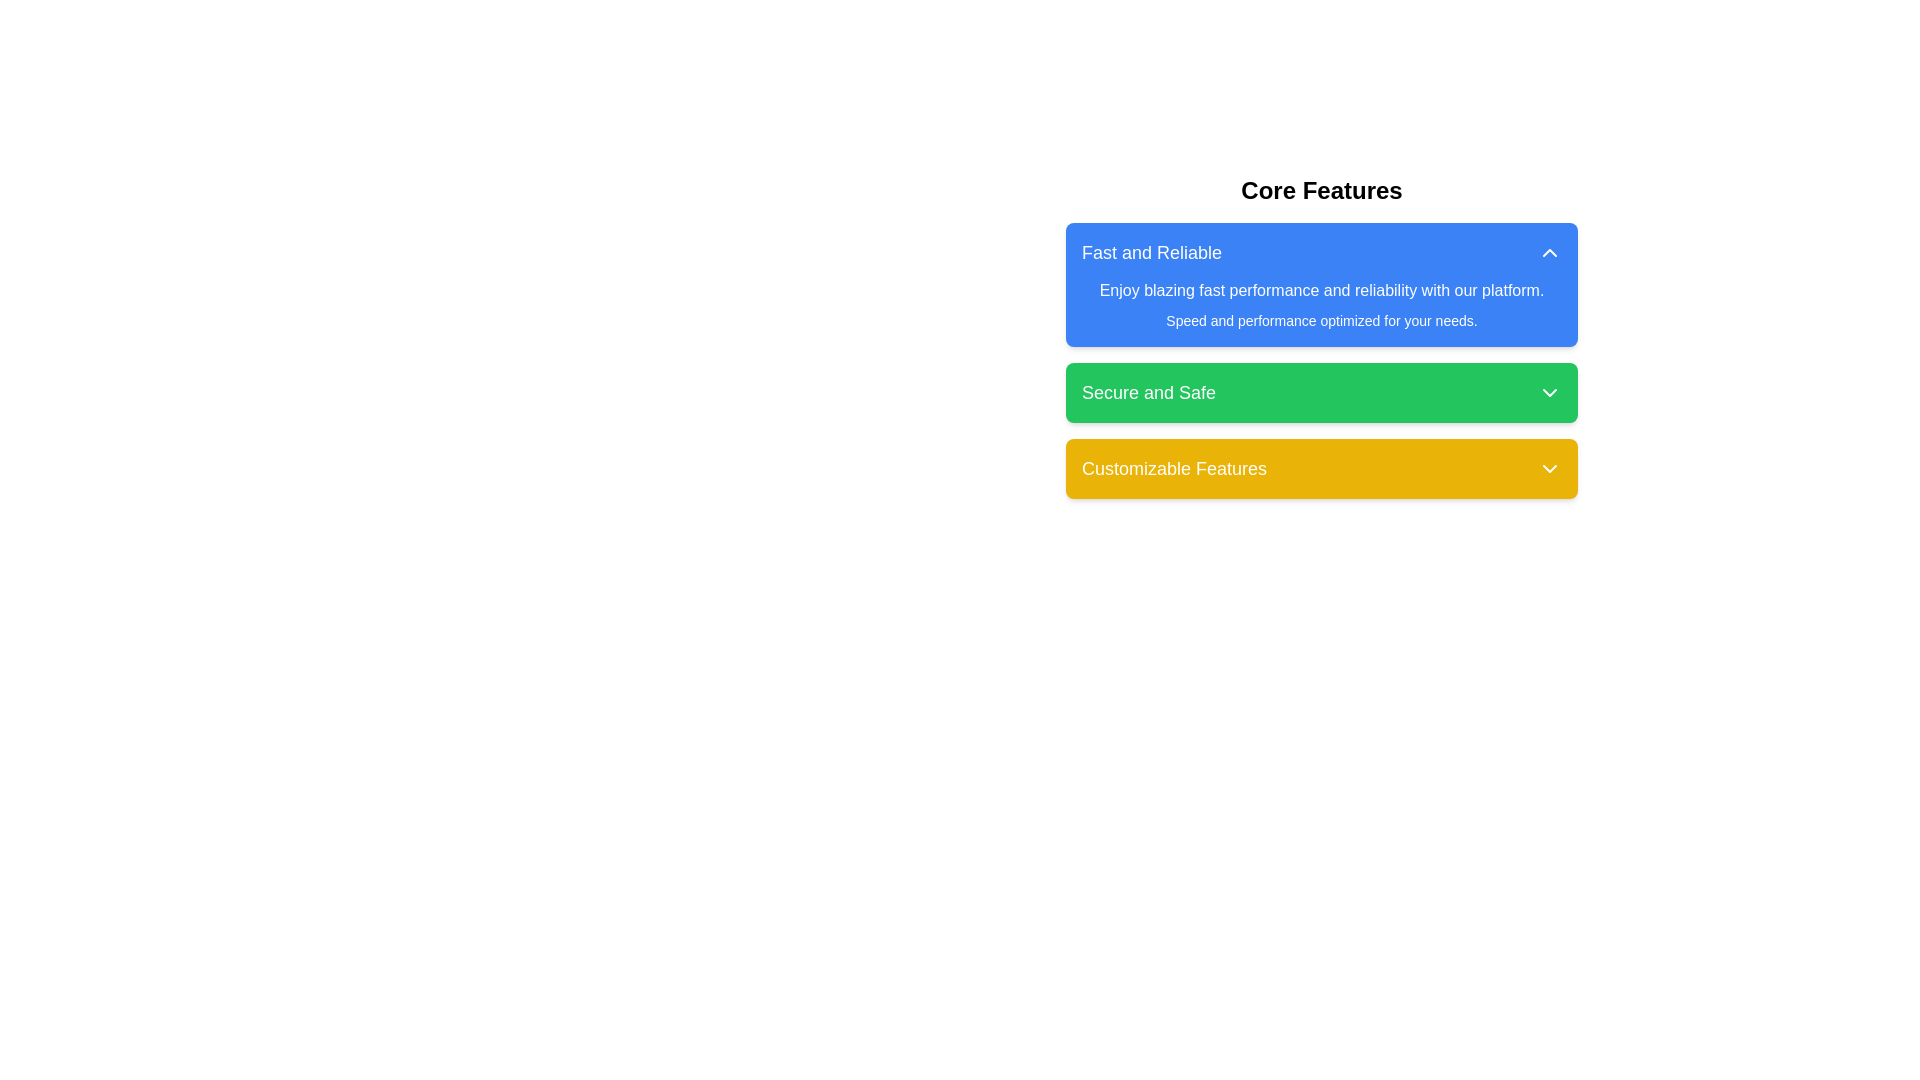 The width and height of the screenshot is (1920, 1080). I want to click on the second expandable panel under the 'Core Features' header, so click(1321, 361).